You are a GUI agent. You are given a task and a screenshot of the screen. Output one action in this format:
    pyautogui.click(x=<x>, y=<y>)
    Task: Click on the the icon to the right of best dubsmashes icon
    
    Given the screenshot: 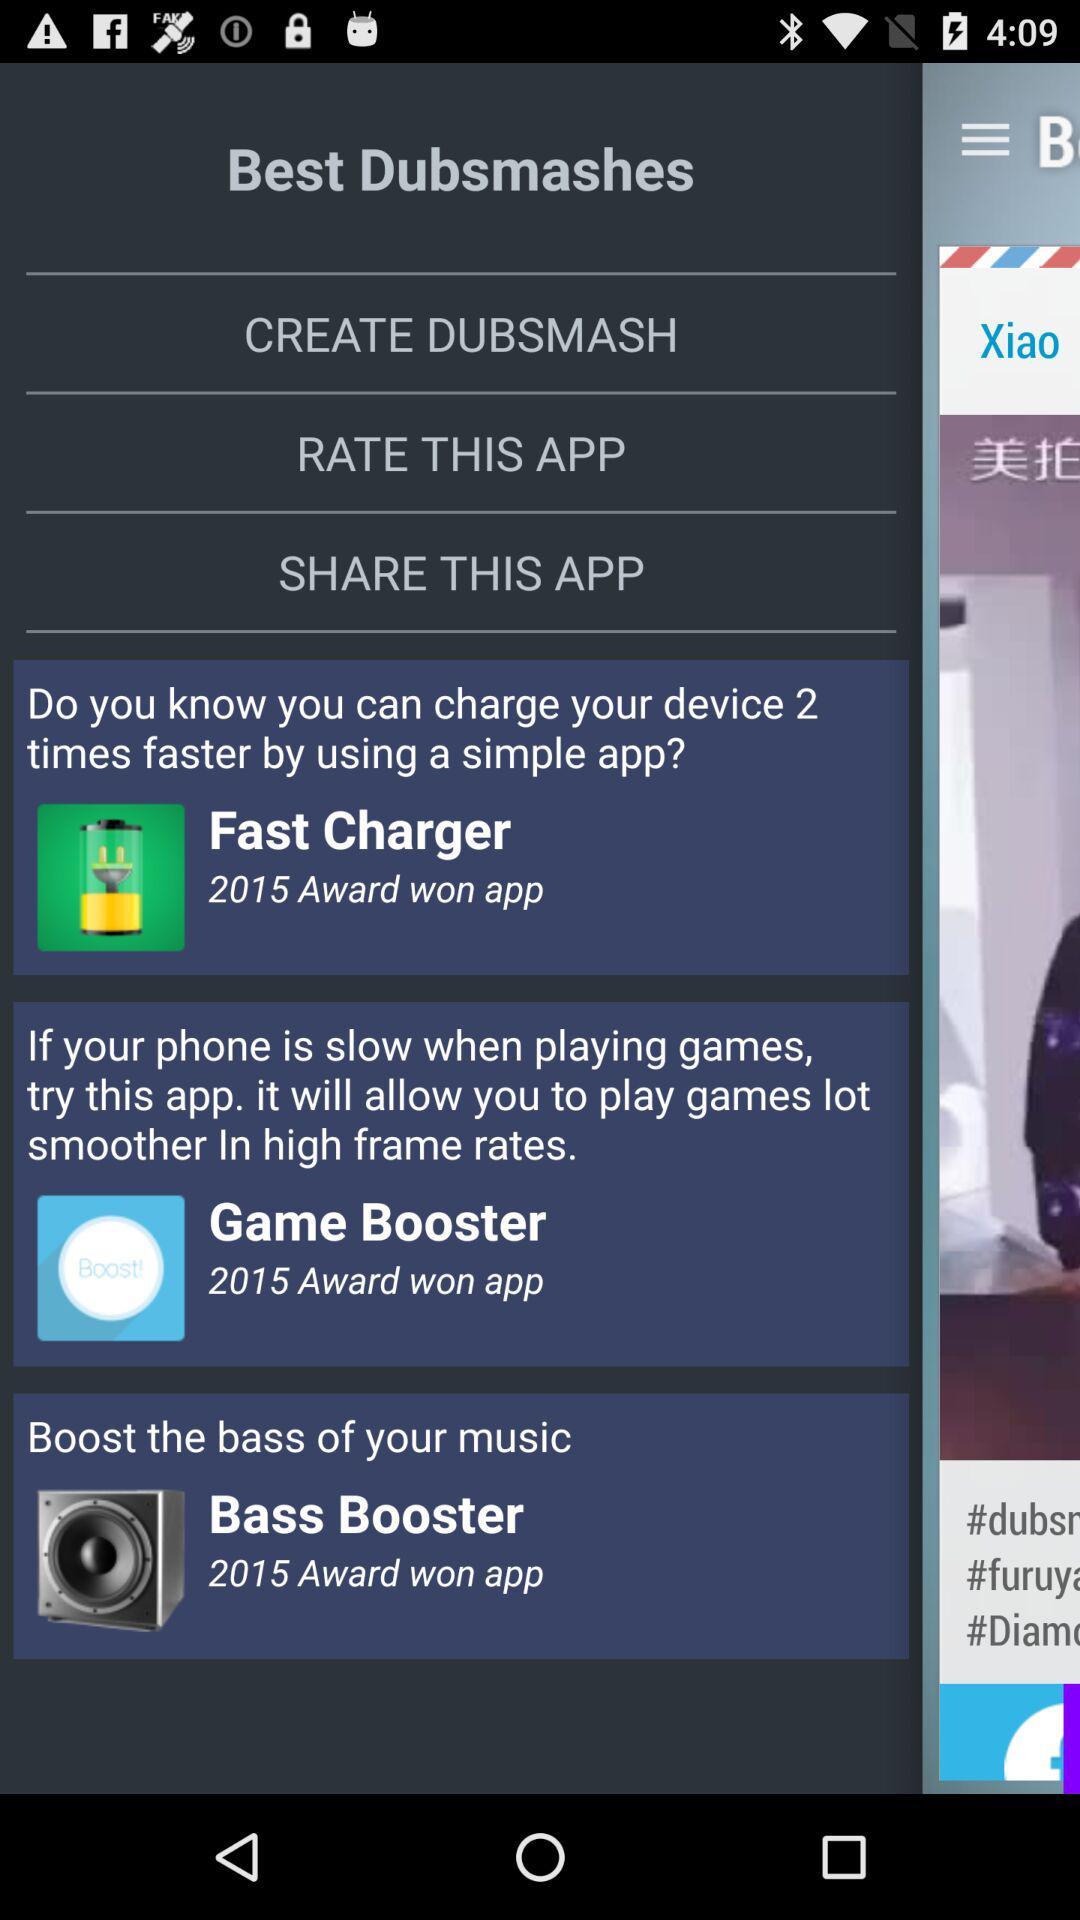 What is the action you would take?
    pyautogui.click(x=984, y=138)
    